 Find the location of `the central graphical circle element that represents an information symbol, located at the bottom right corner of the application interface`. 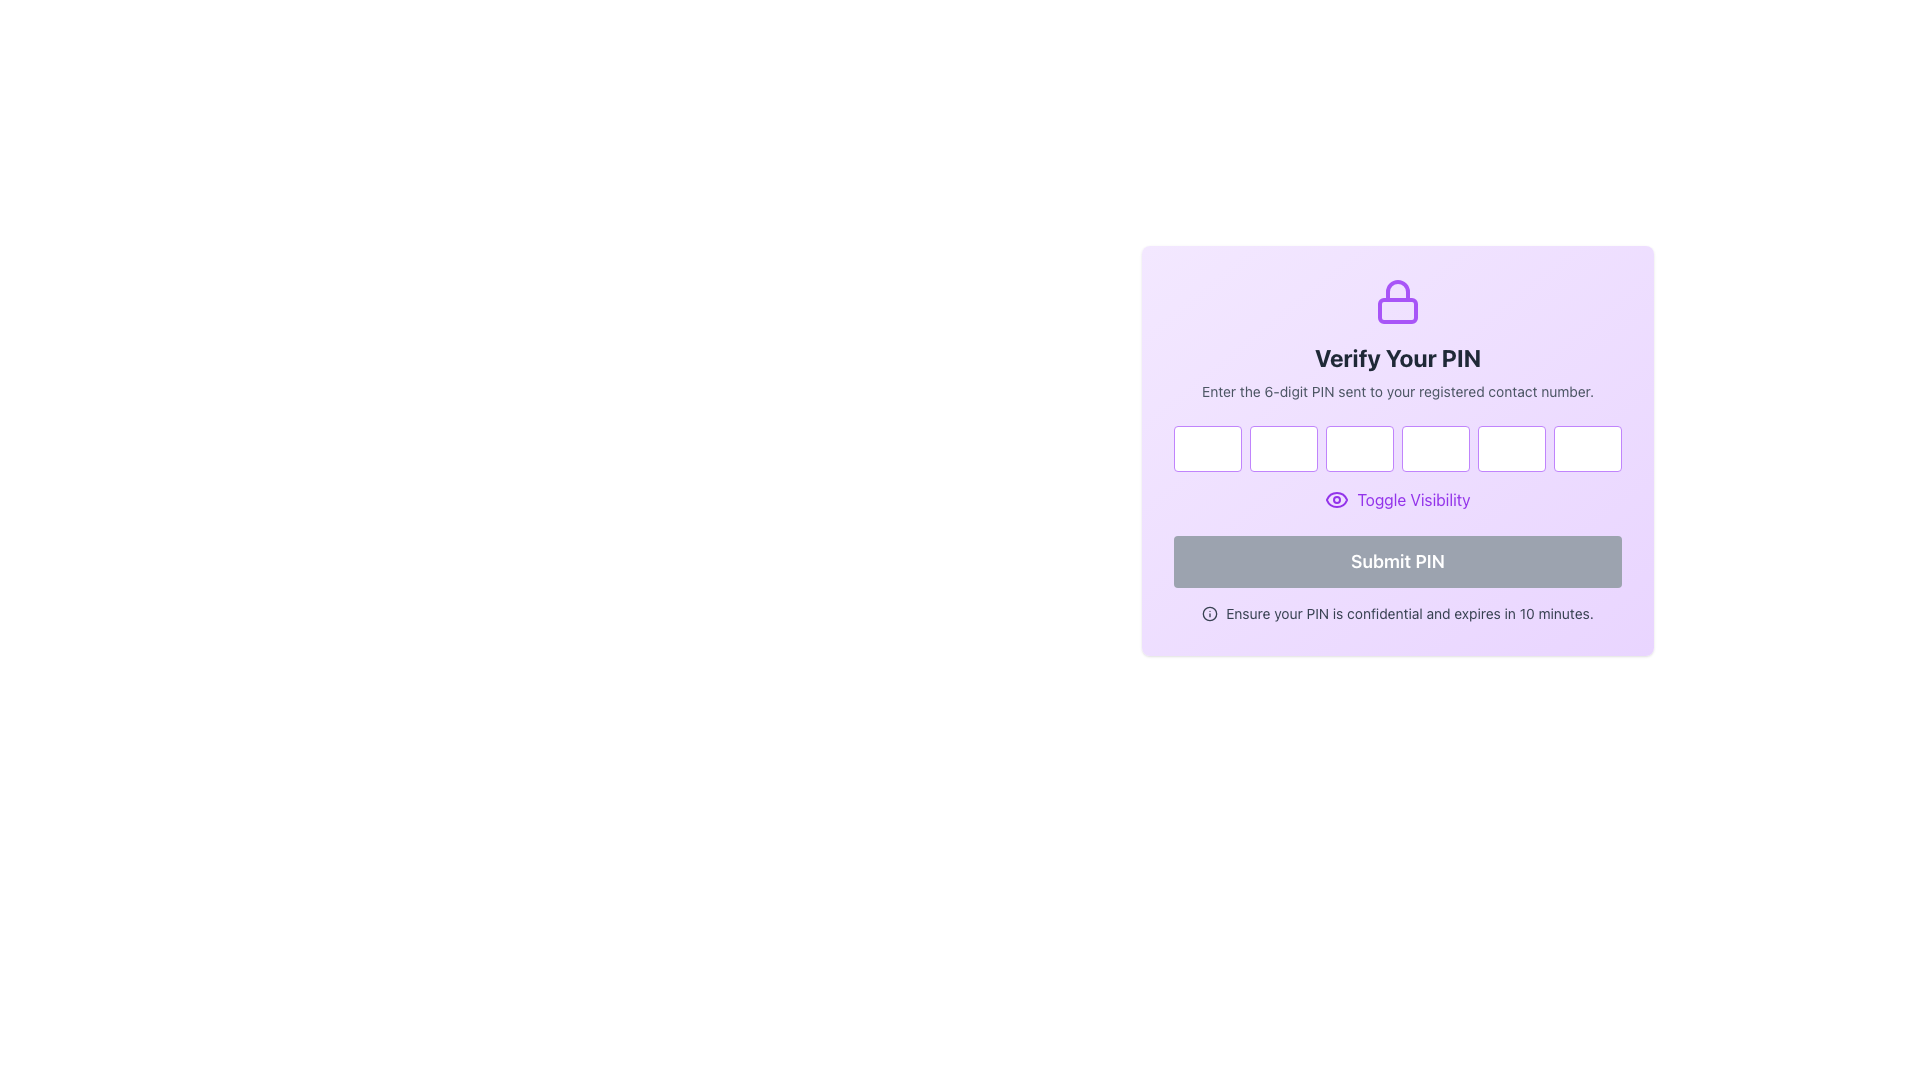

the central graphical circle element that represents an information symbol, located at the bottom right corner of the application interface is located at coordinates (1209, 612).